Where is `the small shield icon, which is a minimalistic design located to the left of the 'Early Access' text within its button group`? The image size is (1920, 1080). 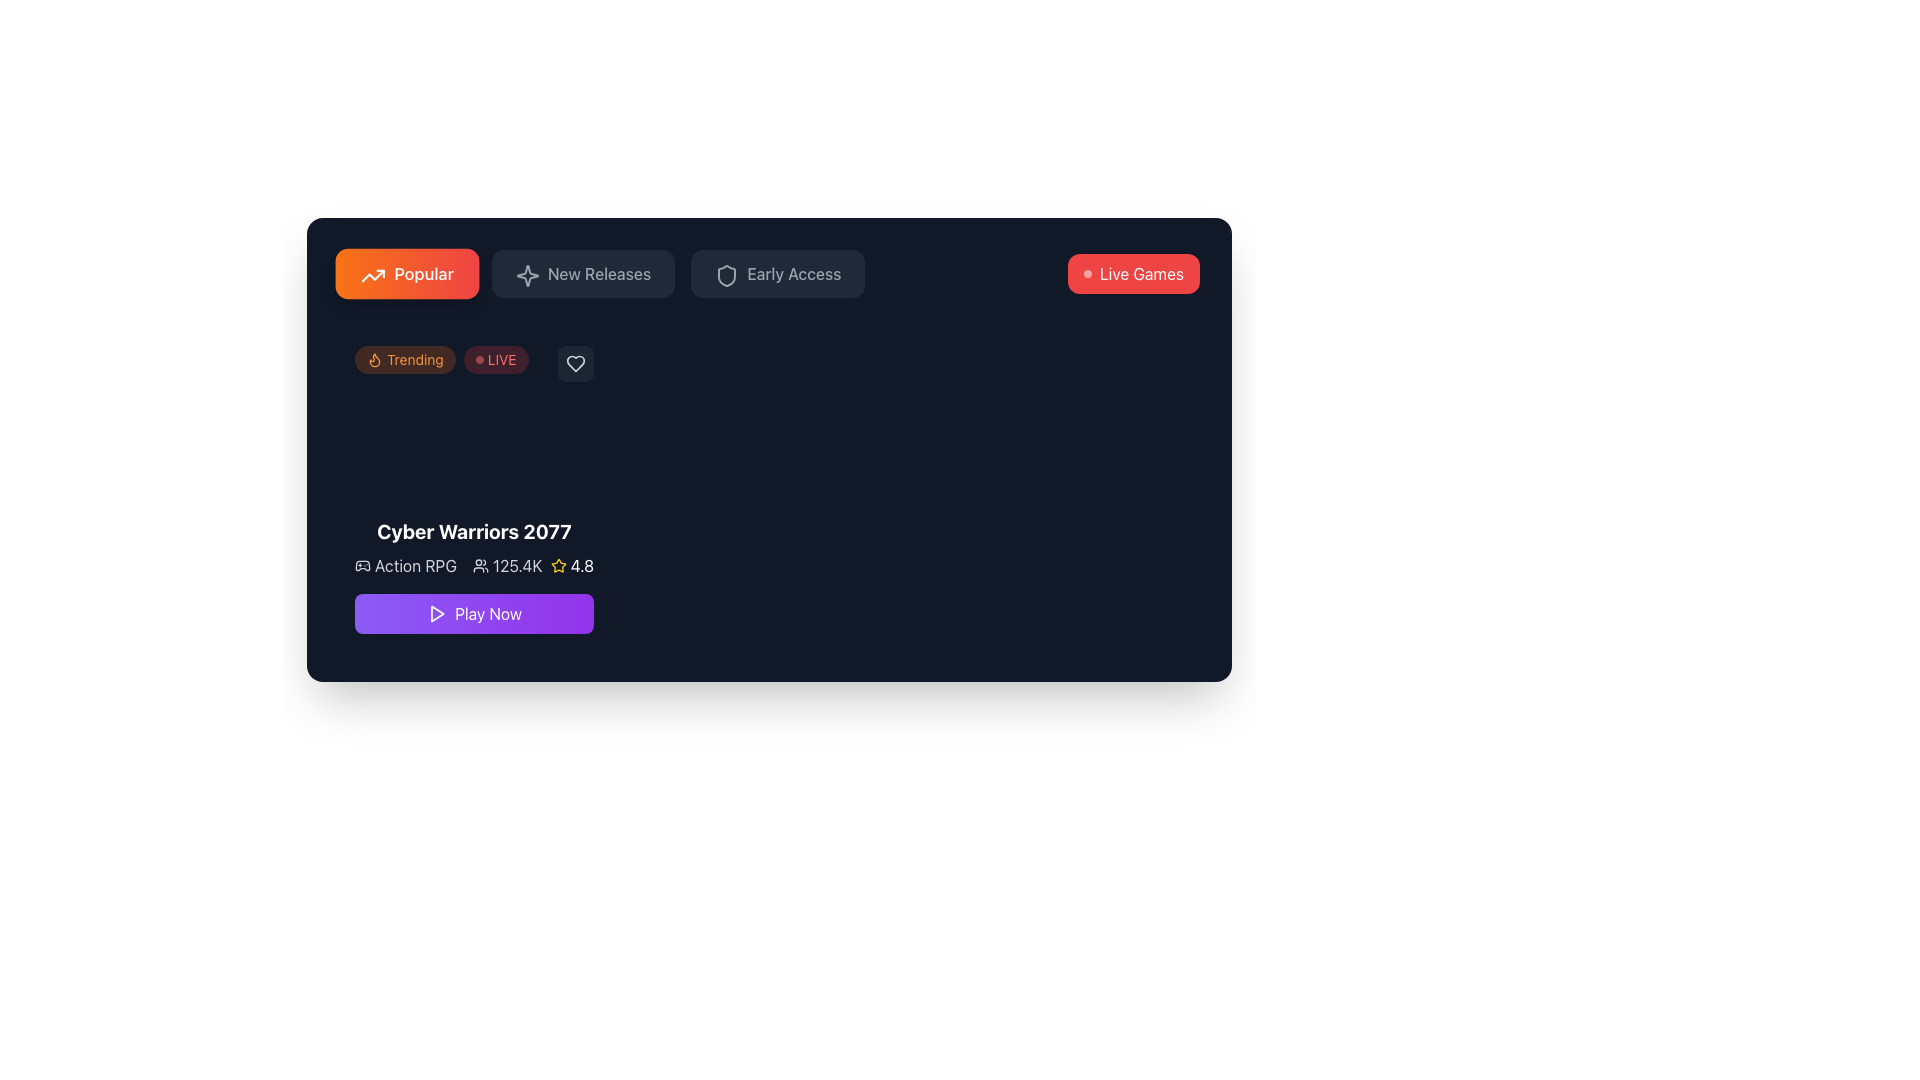 the small shield icon, which is a minimalistic design located to the left of the 'Early Access' text within its button group is located at coordinates (724, 273).